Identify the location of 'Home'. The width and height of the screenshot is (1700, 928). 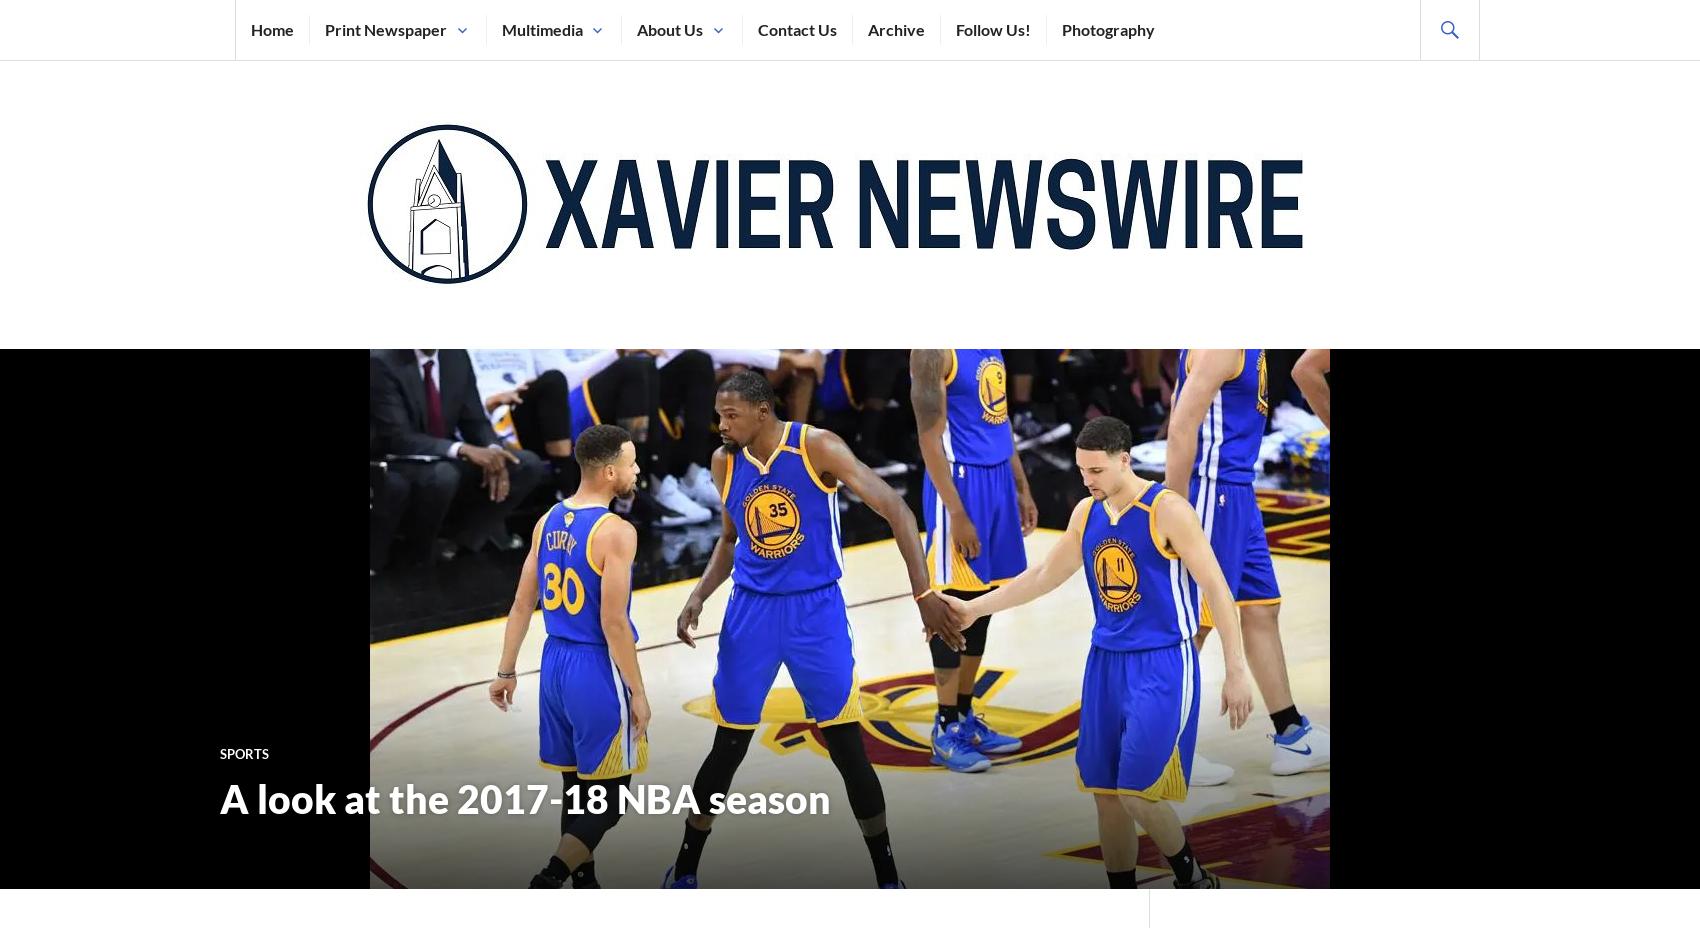
(272, 28).